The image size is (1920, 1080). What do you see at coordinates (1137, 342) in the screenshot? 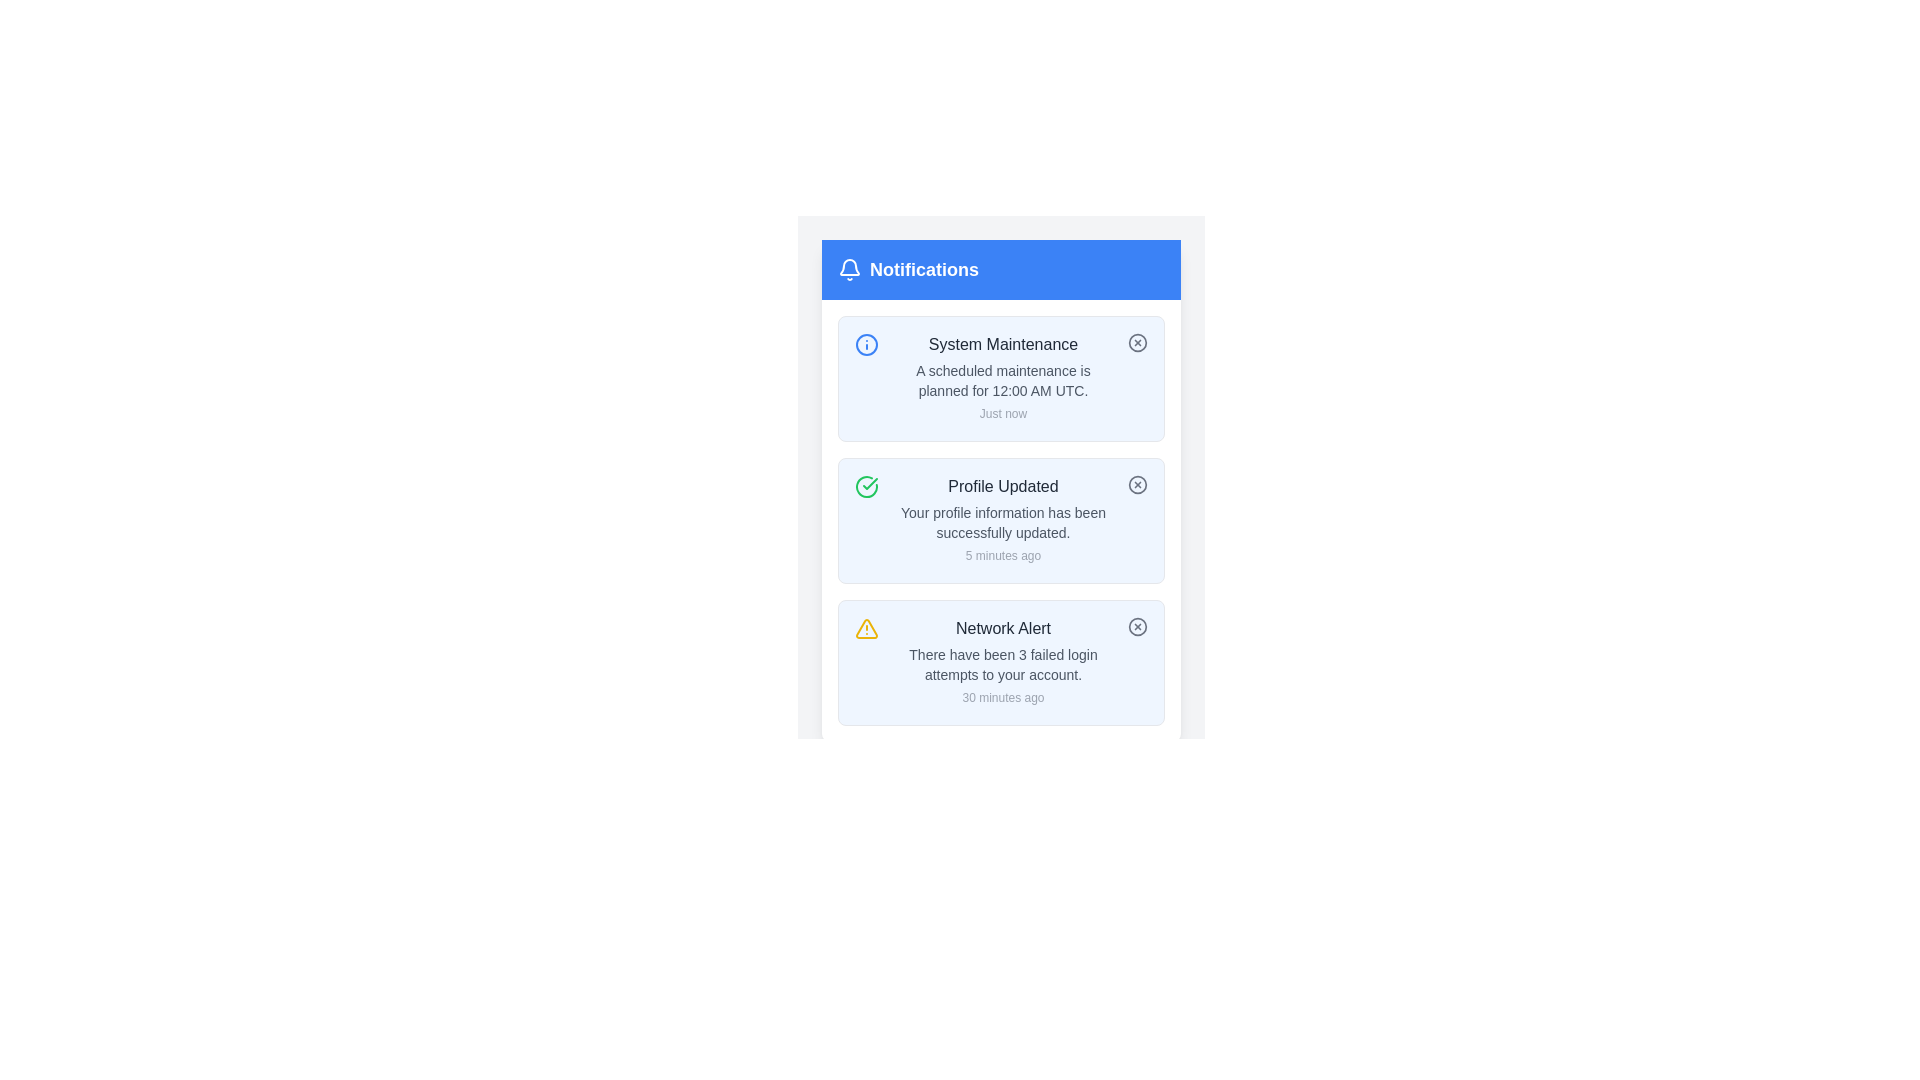
I see `the close icon button located at the top-right corner of the first notification card, next to the title 'System Maintenance.'` at bounding box center [1137, 342].